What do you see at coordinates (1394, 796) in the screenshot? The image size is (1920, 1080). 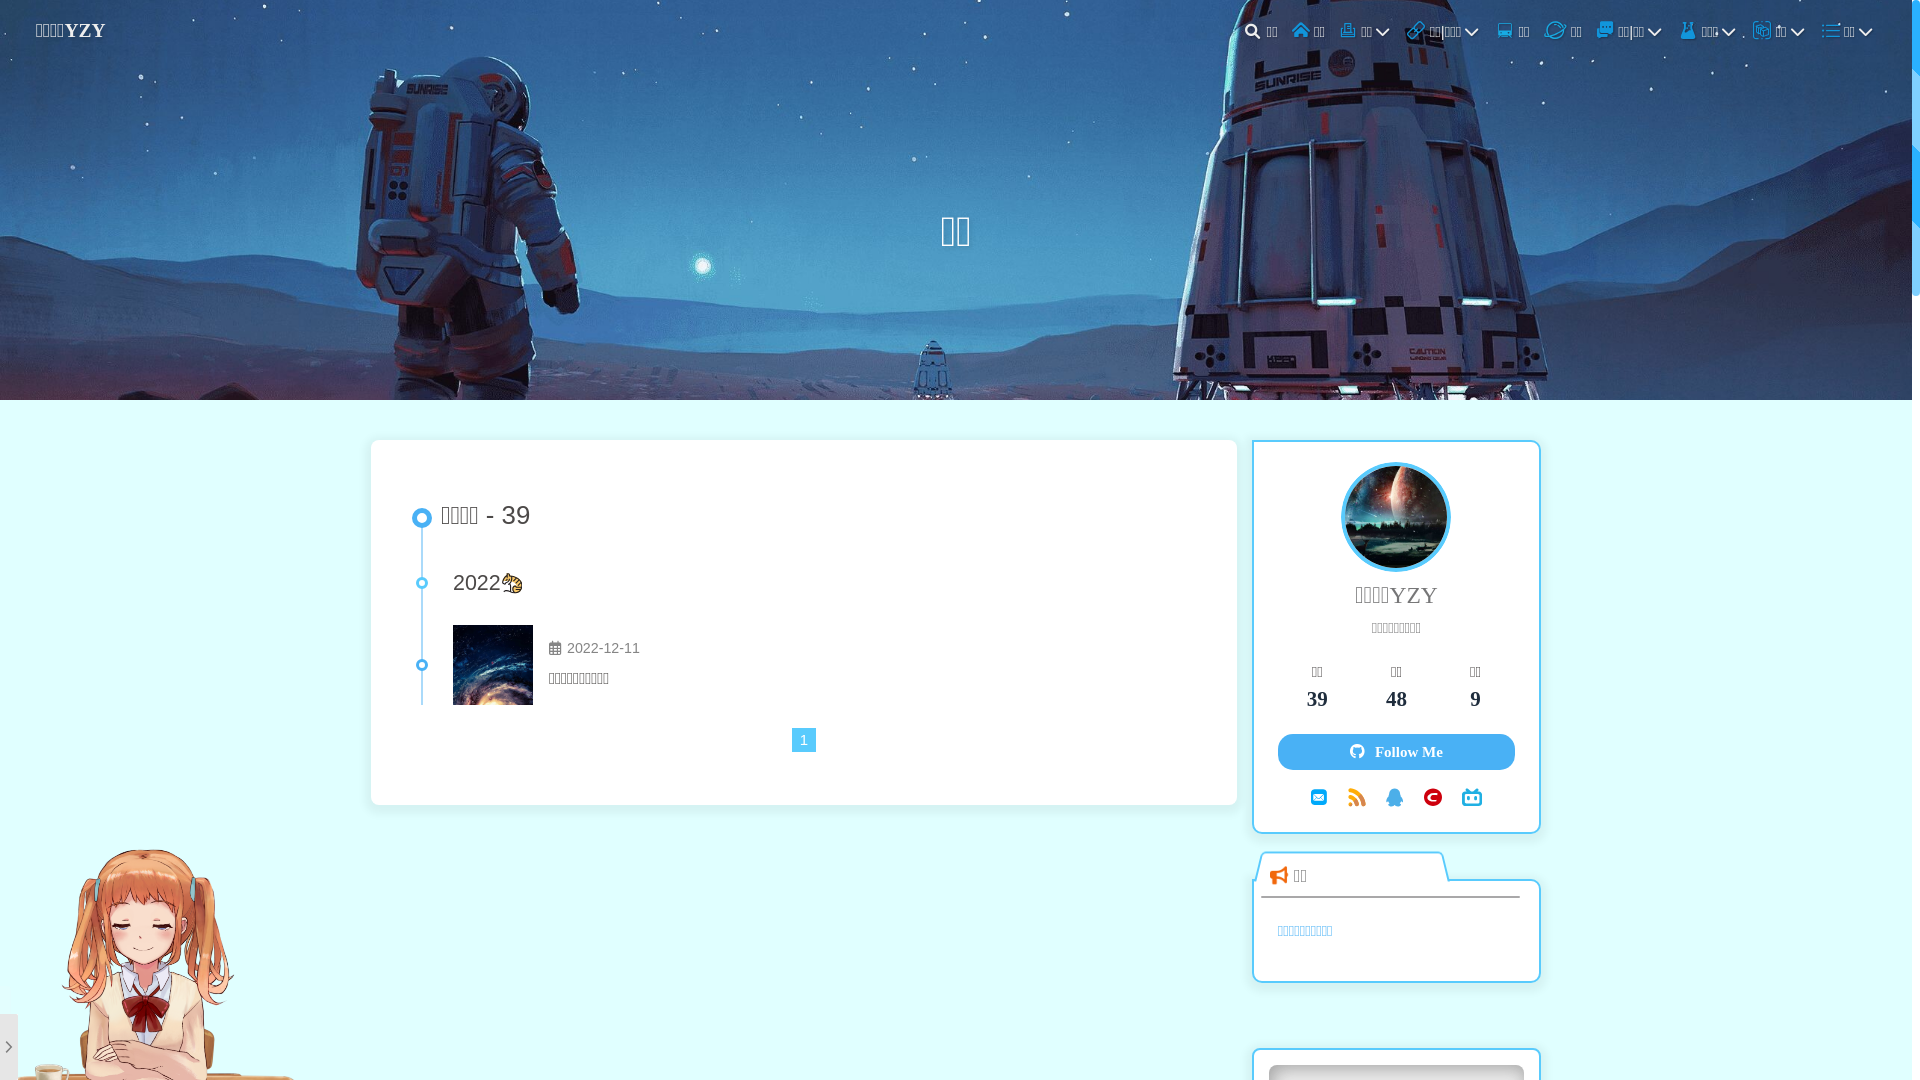 I see `'QQ'` at bounding box center [1394, 796].